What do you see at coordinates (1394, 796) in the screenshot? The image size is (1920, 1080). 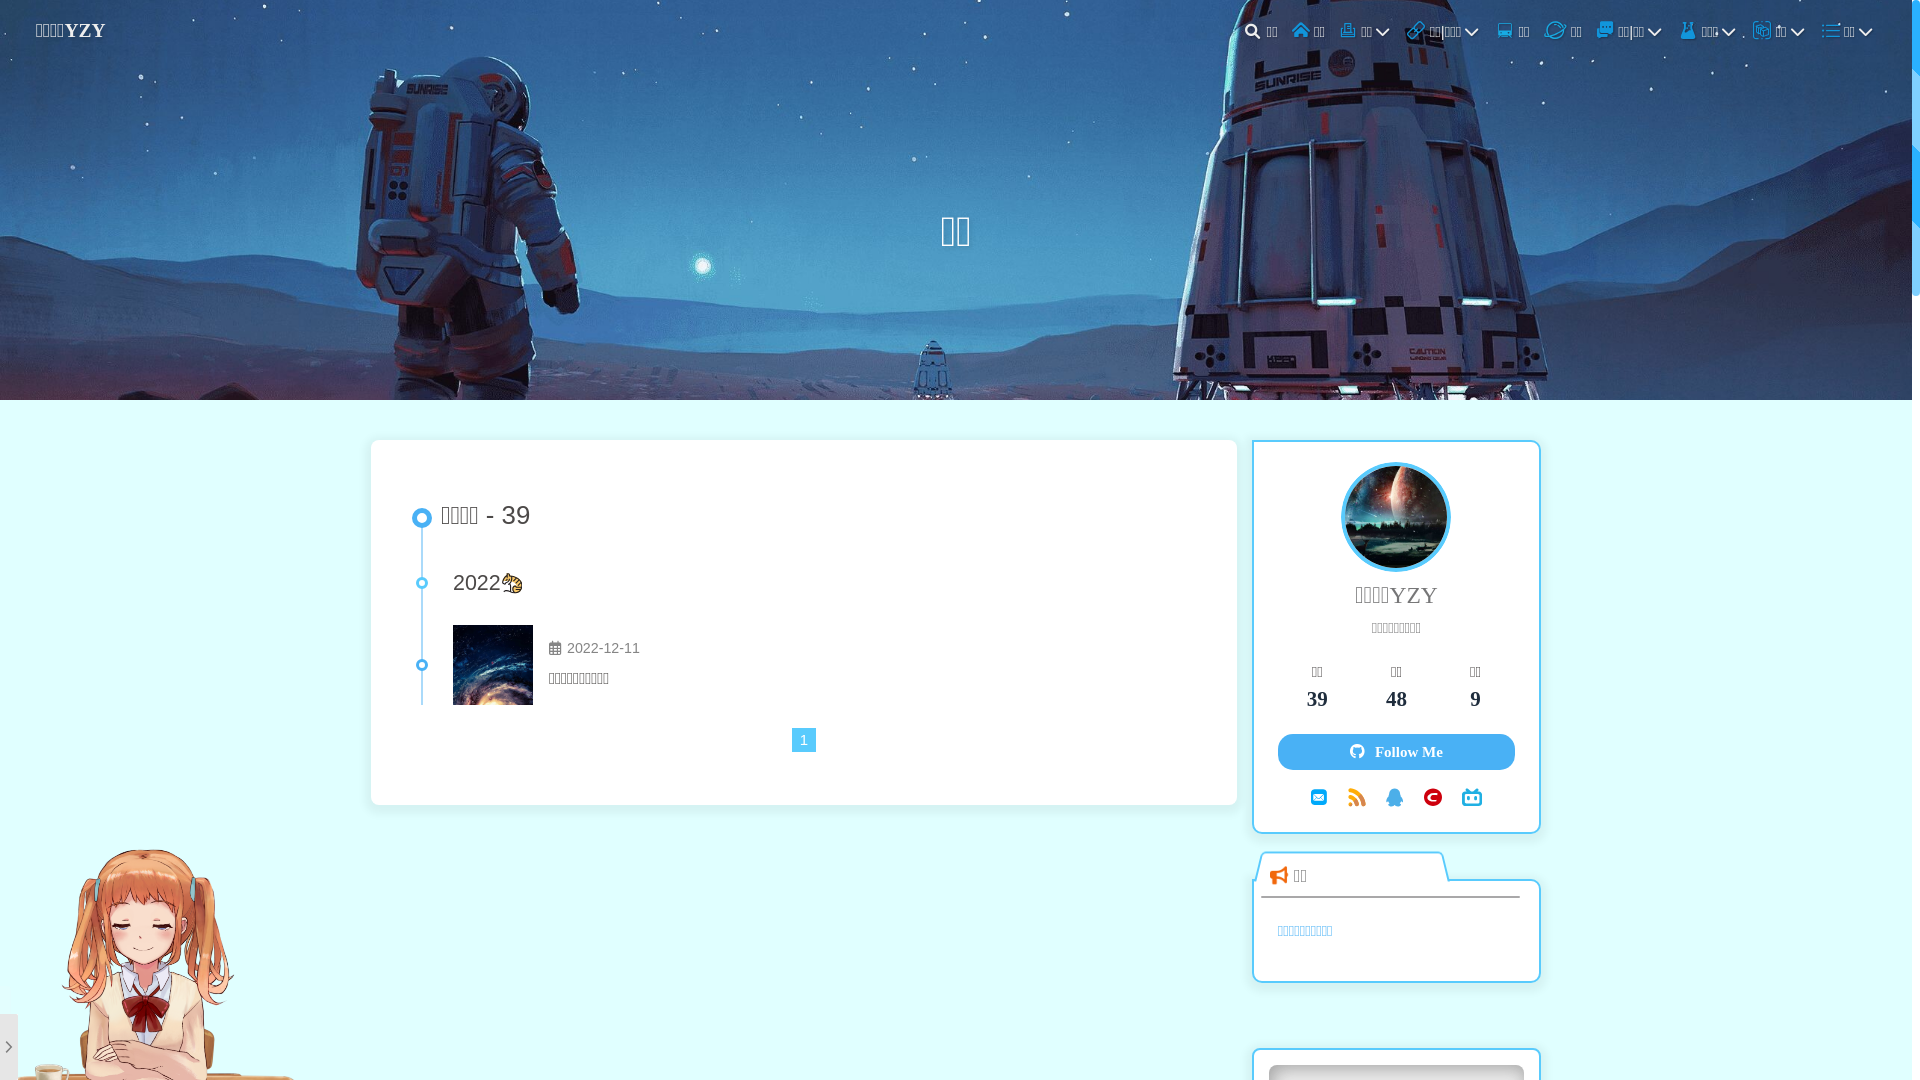 I see `'QQ'` at bounding box center [1394, 796].